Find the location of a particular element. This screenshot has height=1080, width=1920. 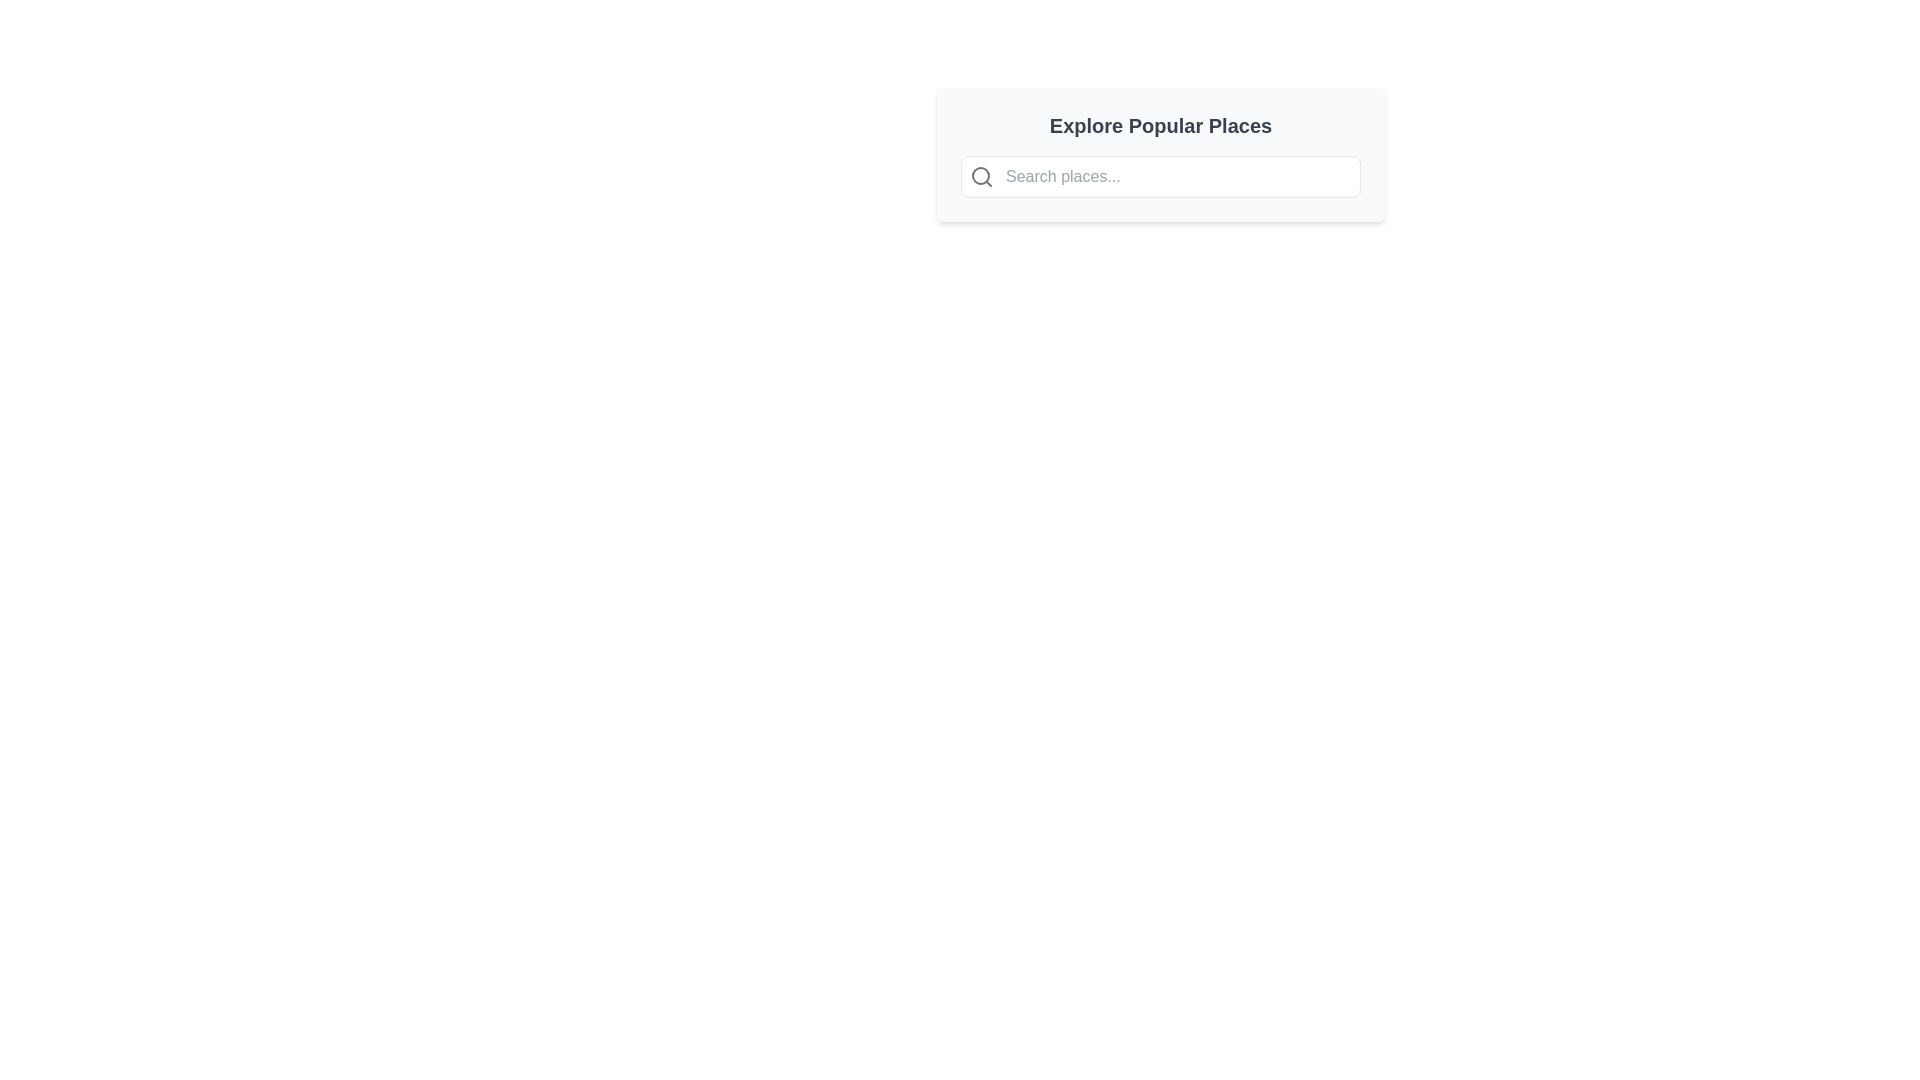

the circular graphical SVG component that is part of the magnifying glass icon located on the left side of the search input field labeled 'Search places...', positioned below the heading 'Explore Popular Places' is located at coordinates (980, 175).